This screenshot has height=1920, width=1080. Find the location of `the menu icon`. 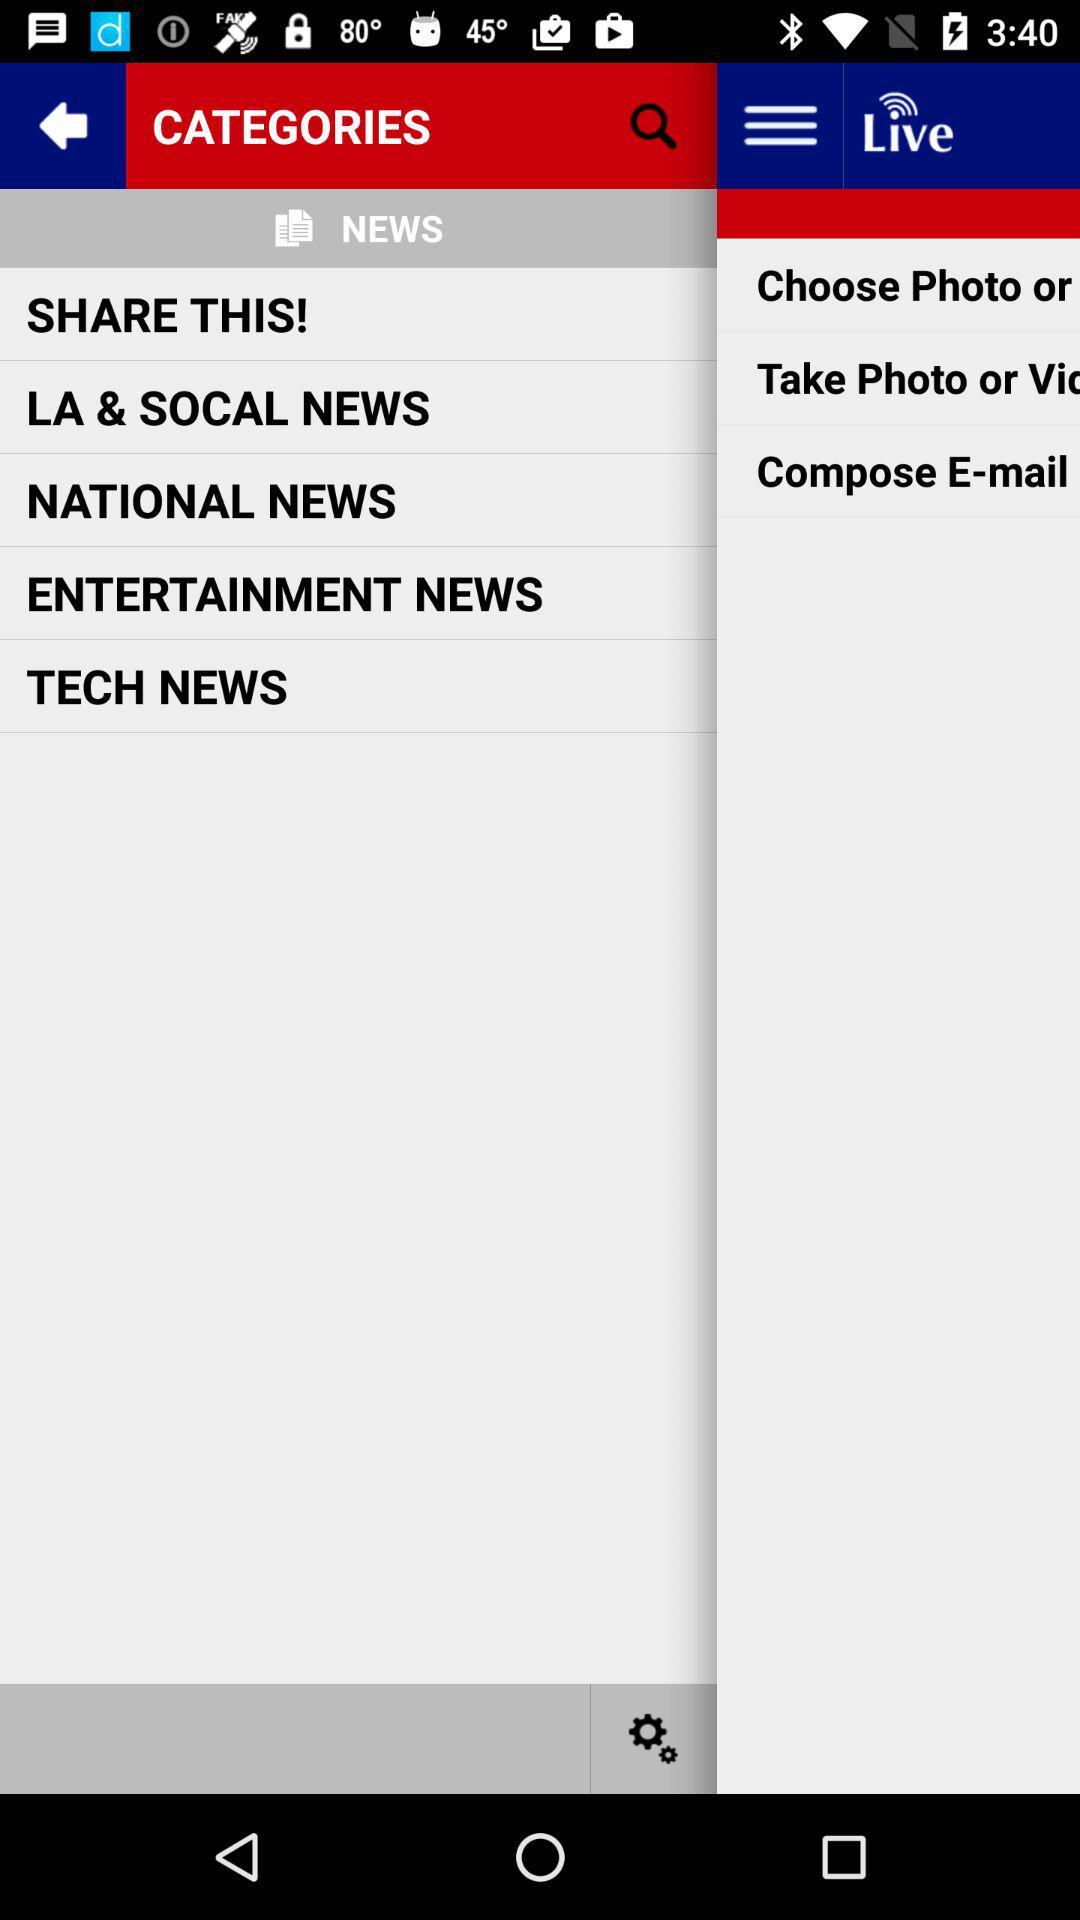

the menu icon is located at coordinates (778, 124).